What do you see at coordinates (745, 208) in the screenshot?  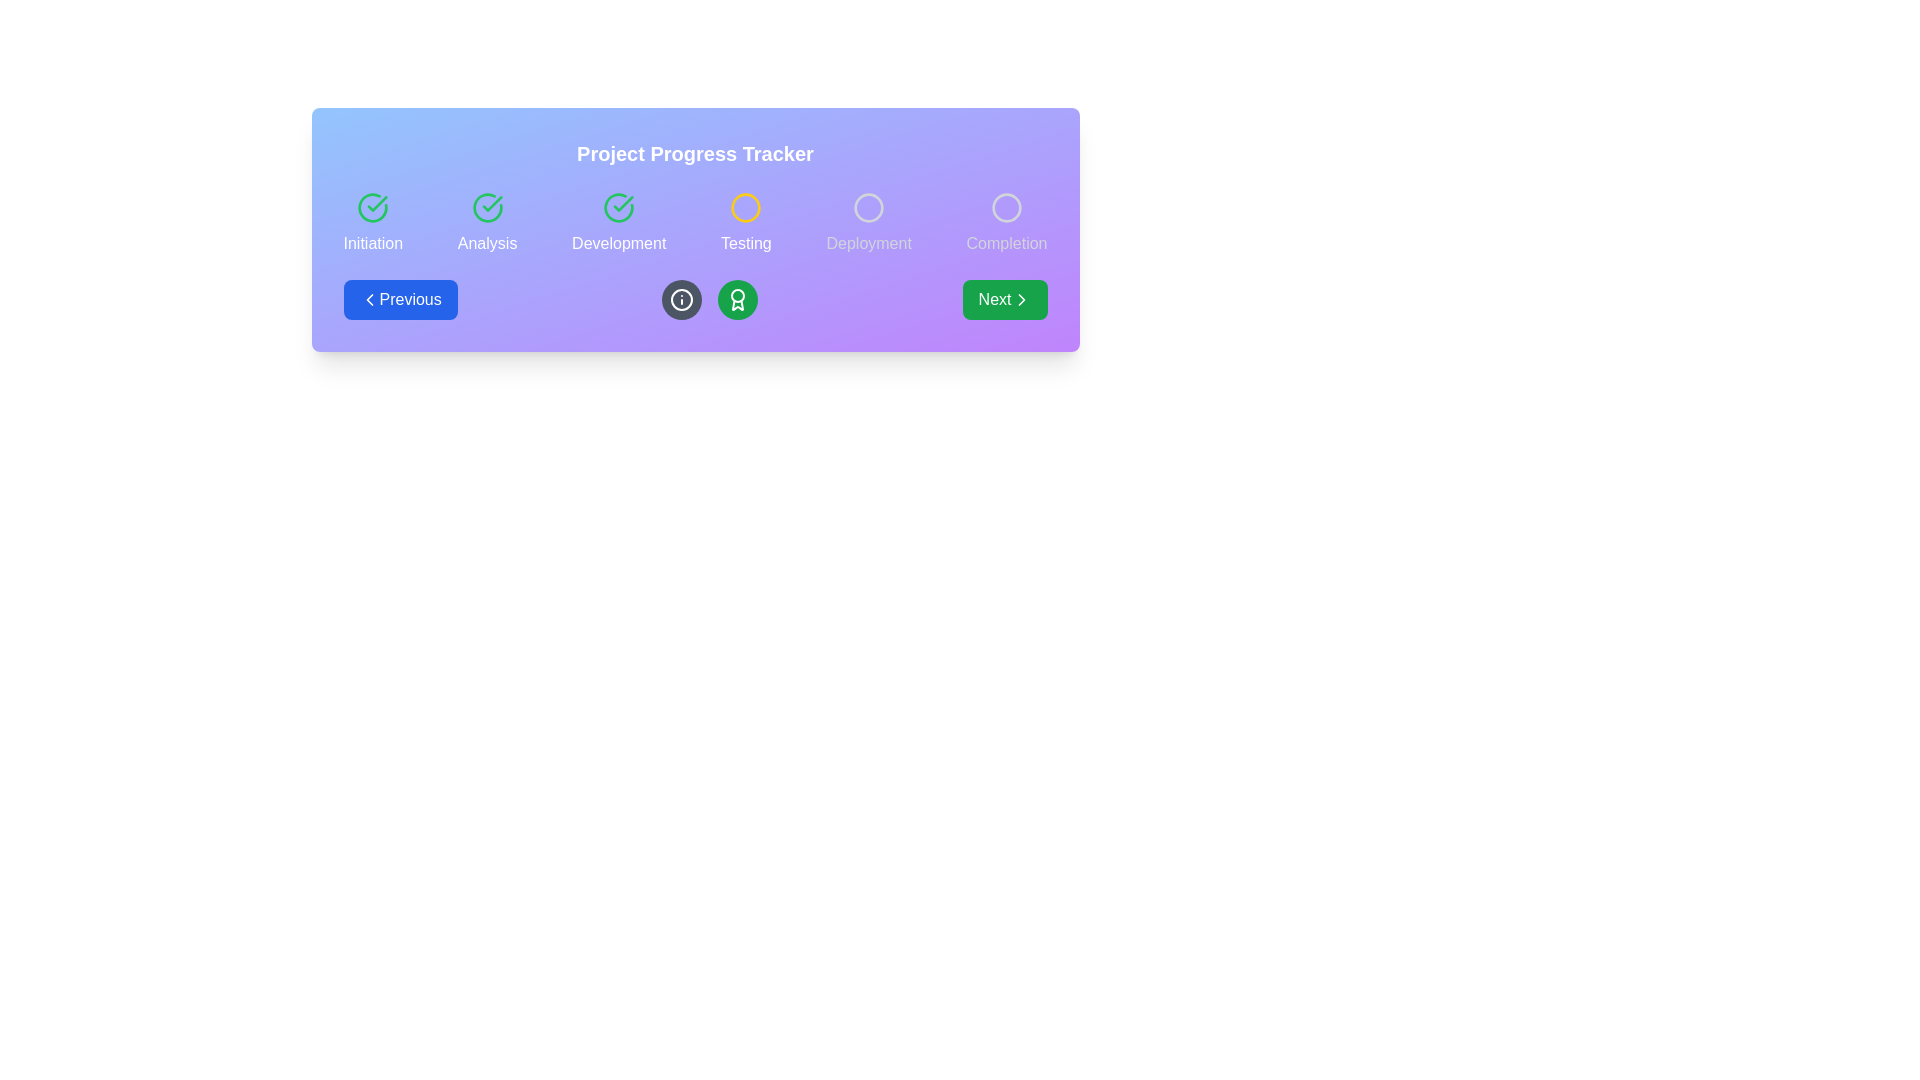 I see `the decorative circular indicator in the 'Testing' stage of the progress tracker, which is a yellow icon positioned between the 'Development' and 'Deployment' stages` at bounding box center [745, 208].